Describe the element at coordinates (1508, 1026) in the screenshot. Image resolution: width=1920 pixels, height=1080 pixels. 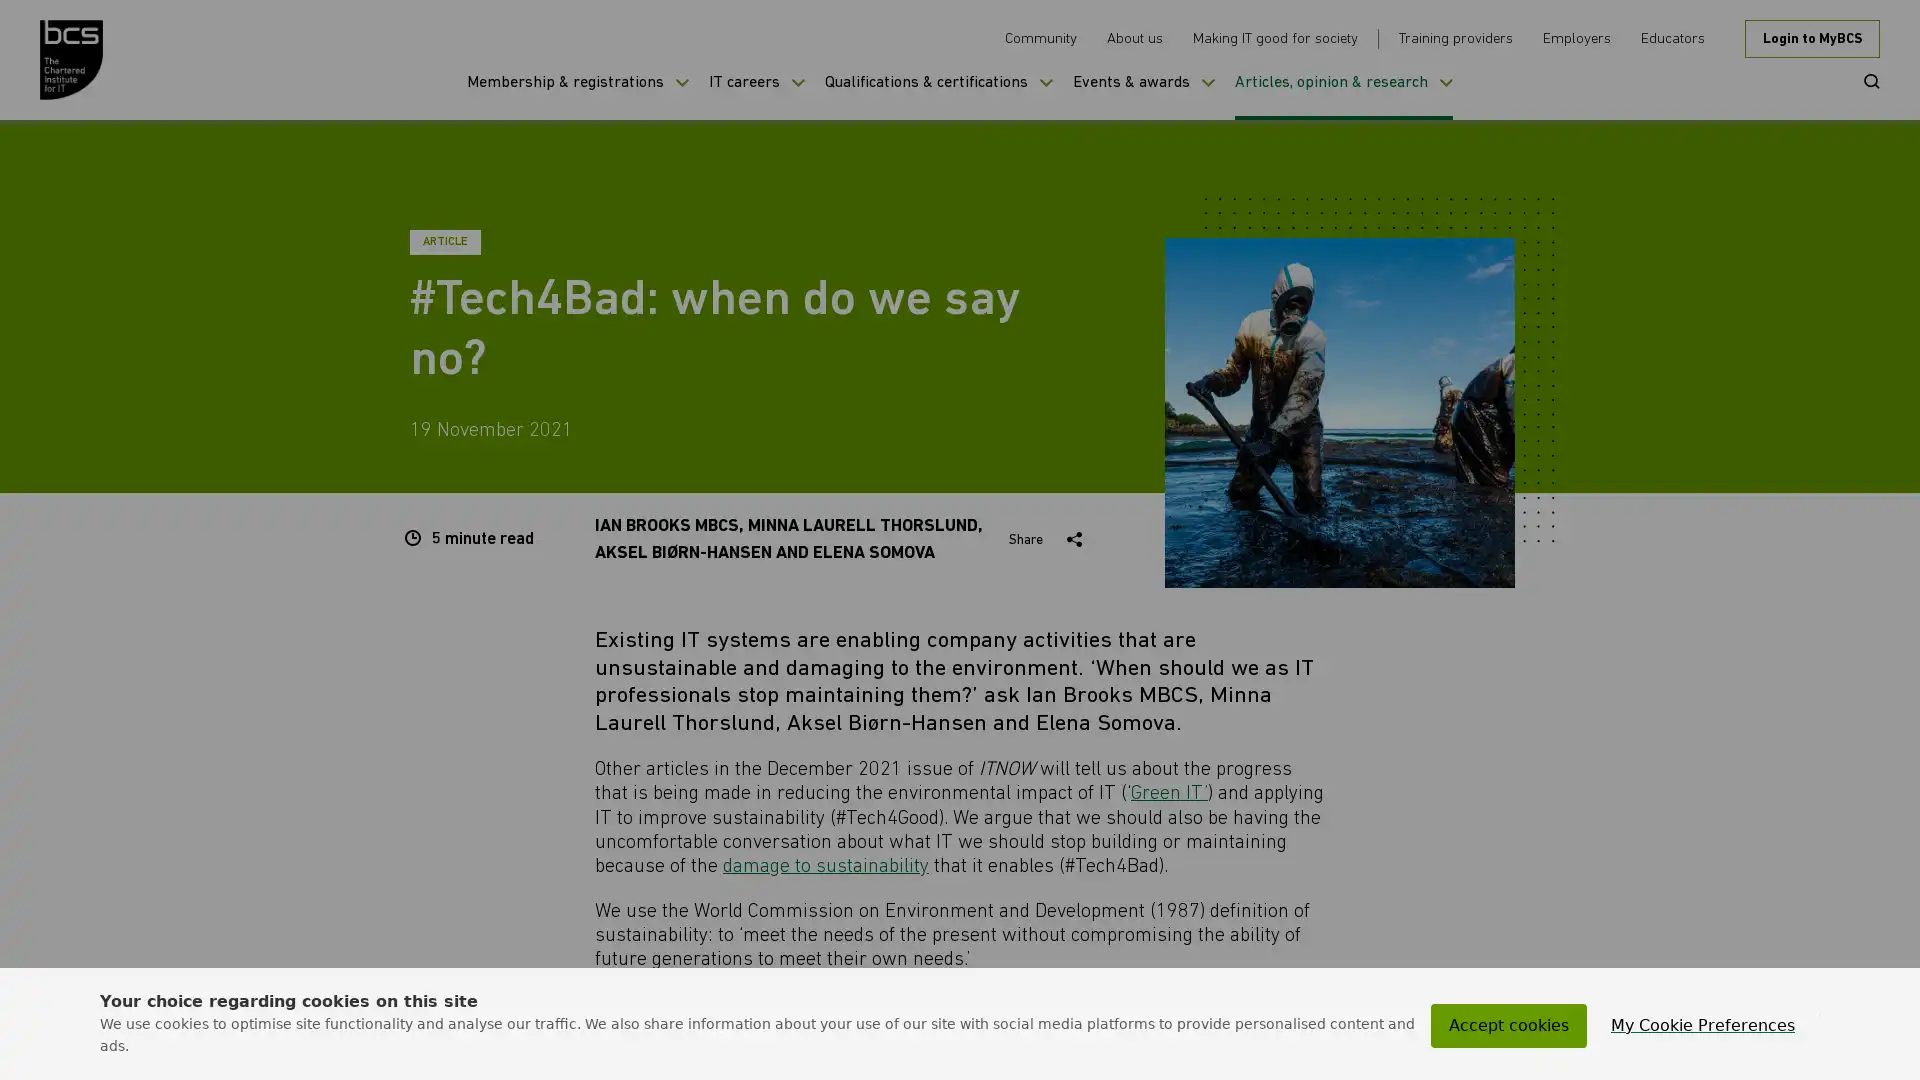
I see `Accept cookies` at that location.